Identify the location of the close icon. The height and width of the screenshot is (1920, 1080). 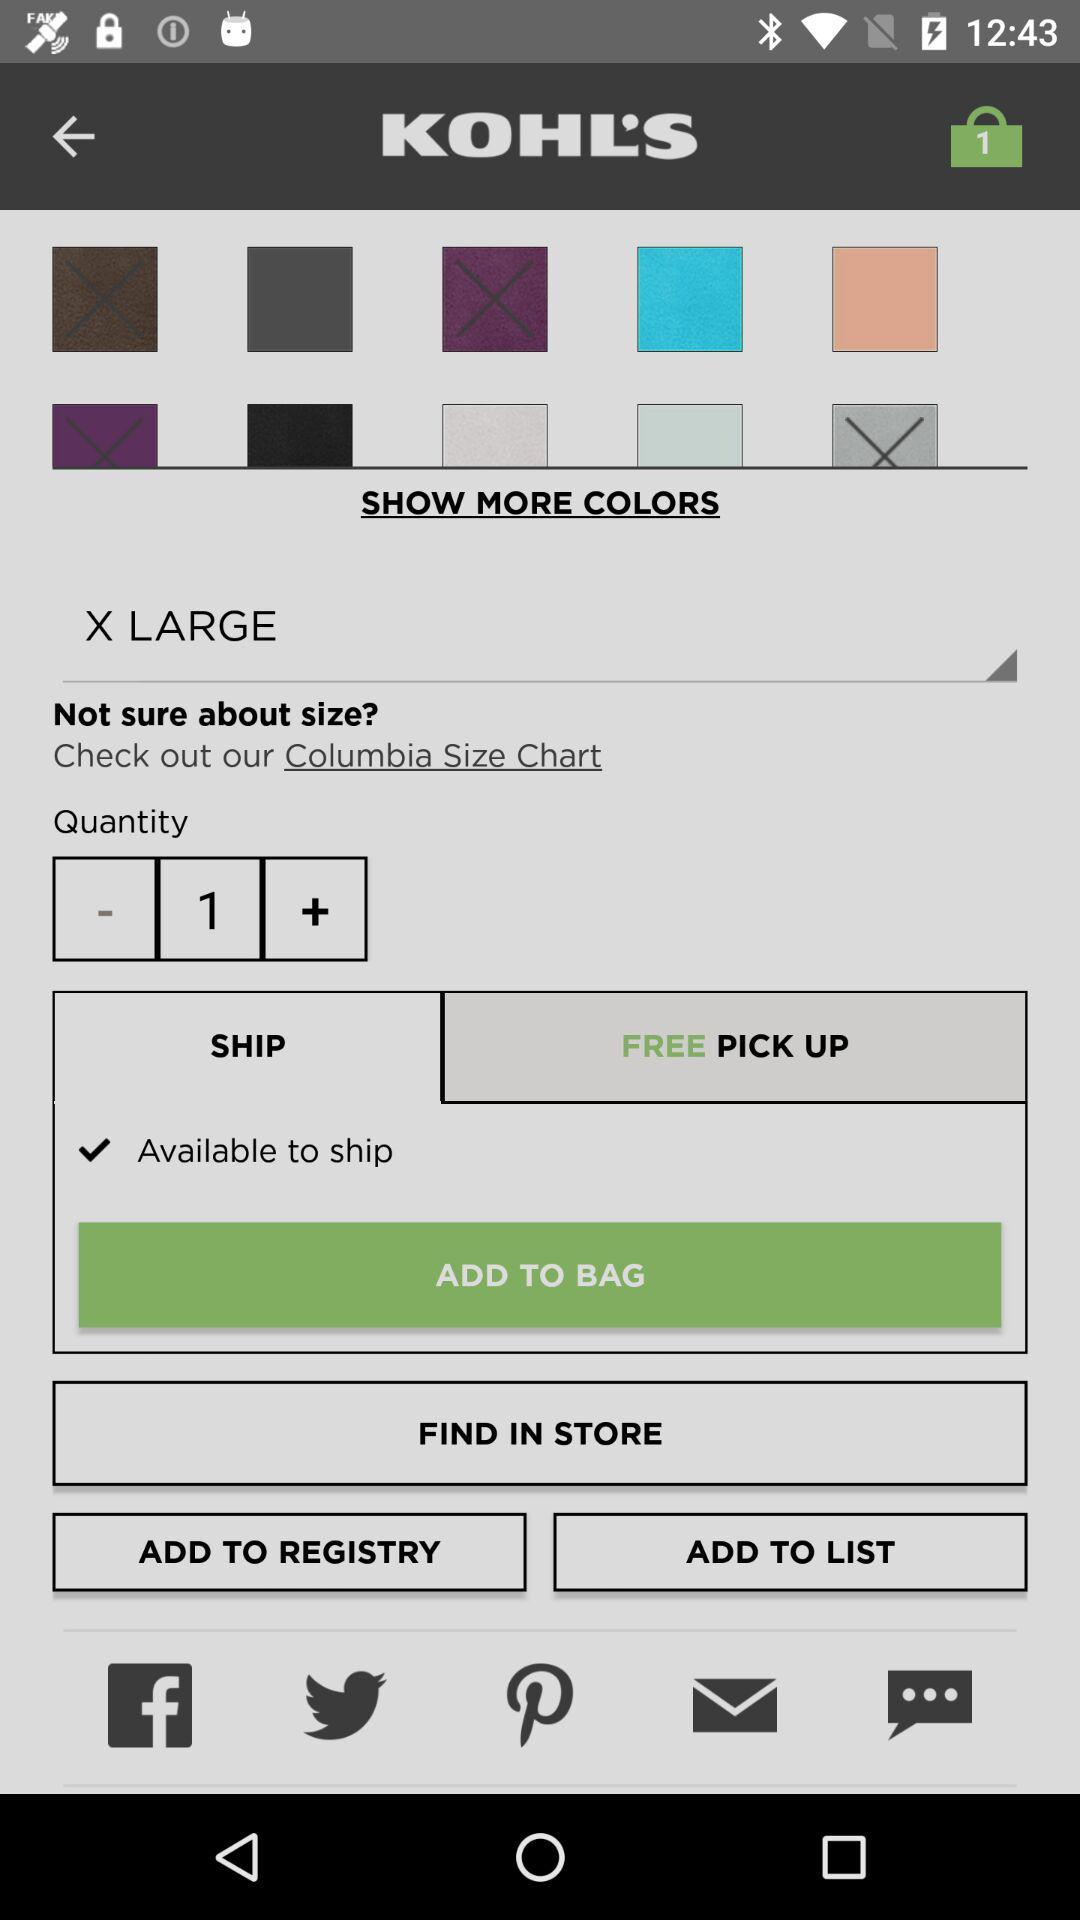
(104, 298).